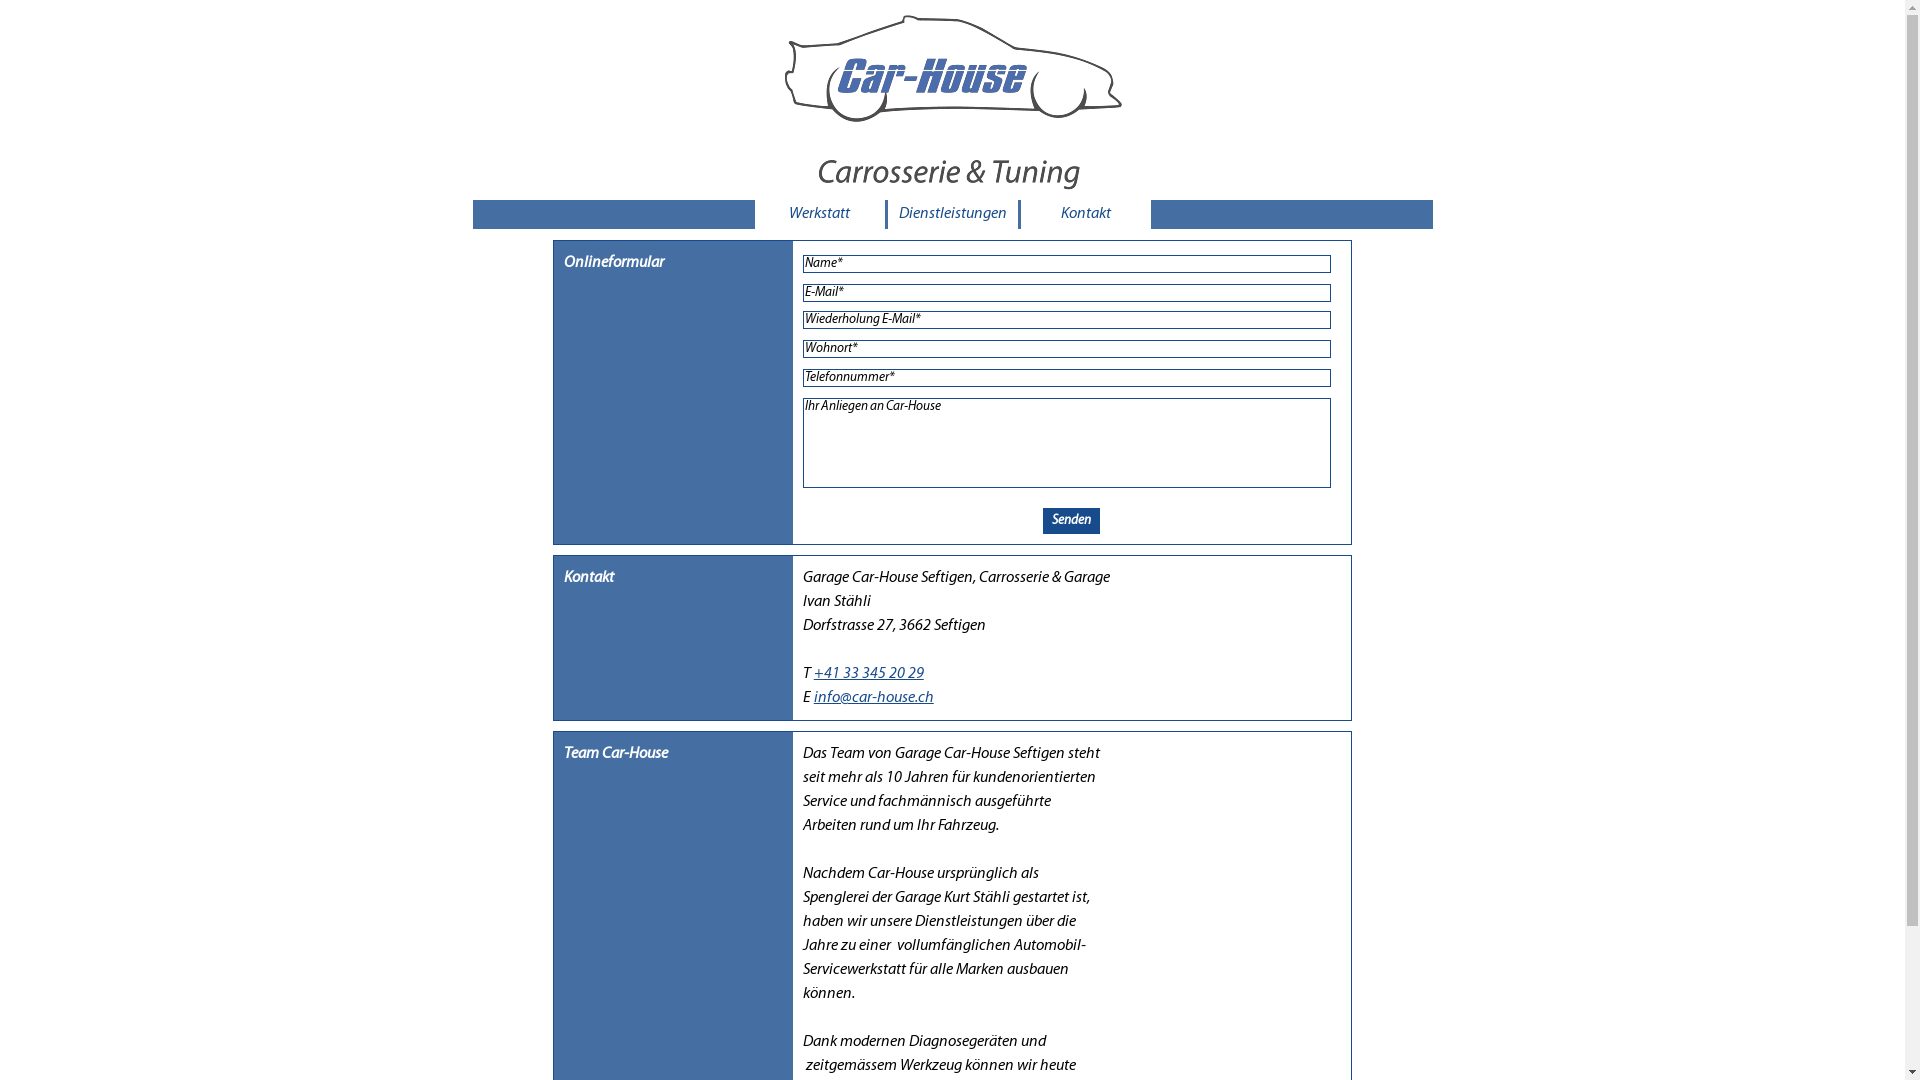 Image resolution: width=1920 pixels, height=1080 pixels. I want to click on 'Kontakt', so click(1083, 214).